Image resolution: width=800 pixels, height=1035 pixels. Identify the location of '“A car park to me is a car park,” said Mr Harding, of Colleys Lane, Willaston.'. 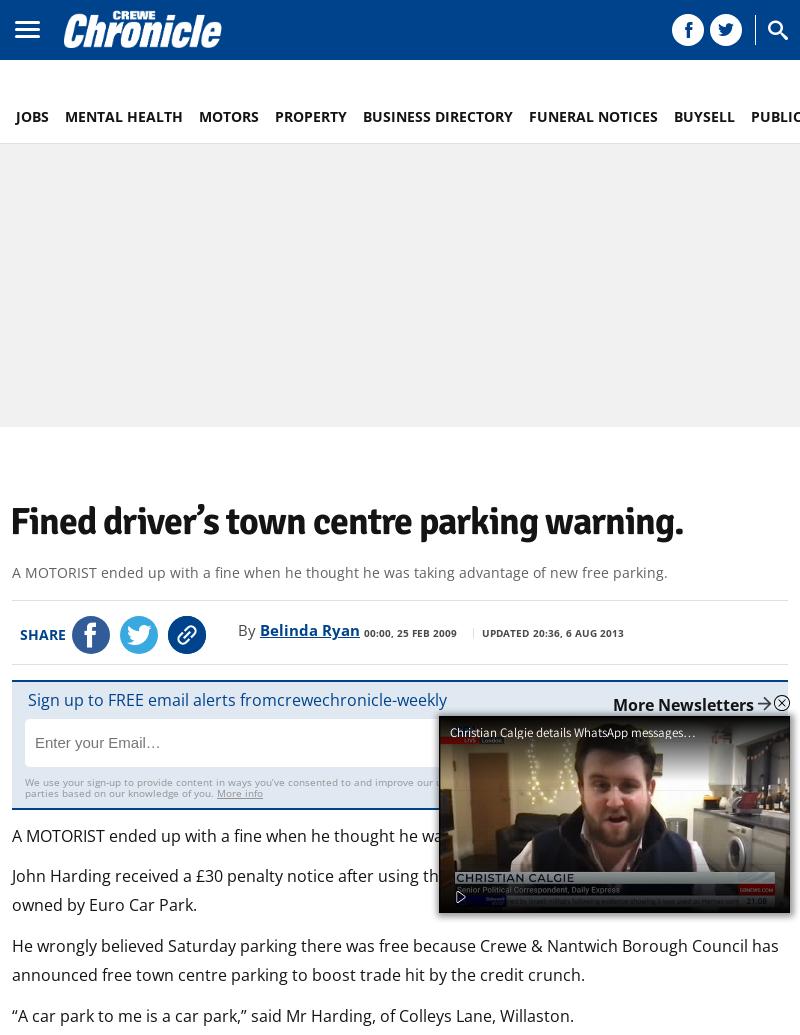
(293, 1014).